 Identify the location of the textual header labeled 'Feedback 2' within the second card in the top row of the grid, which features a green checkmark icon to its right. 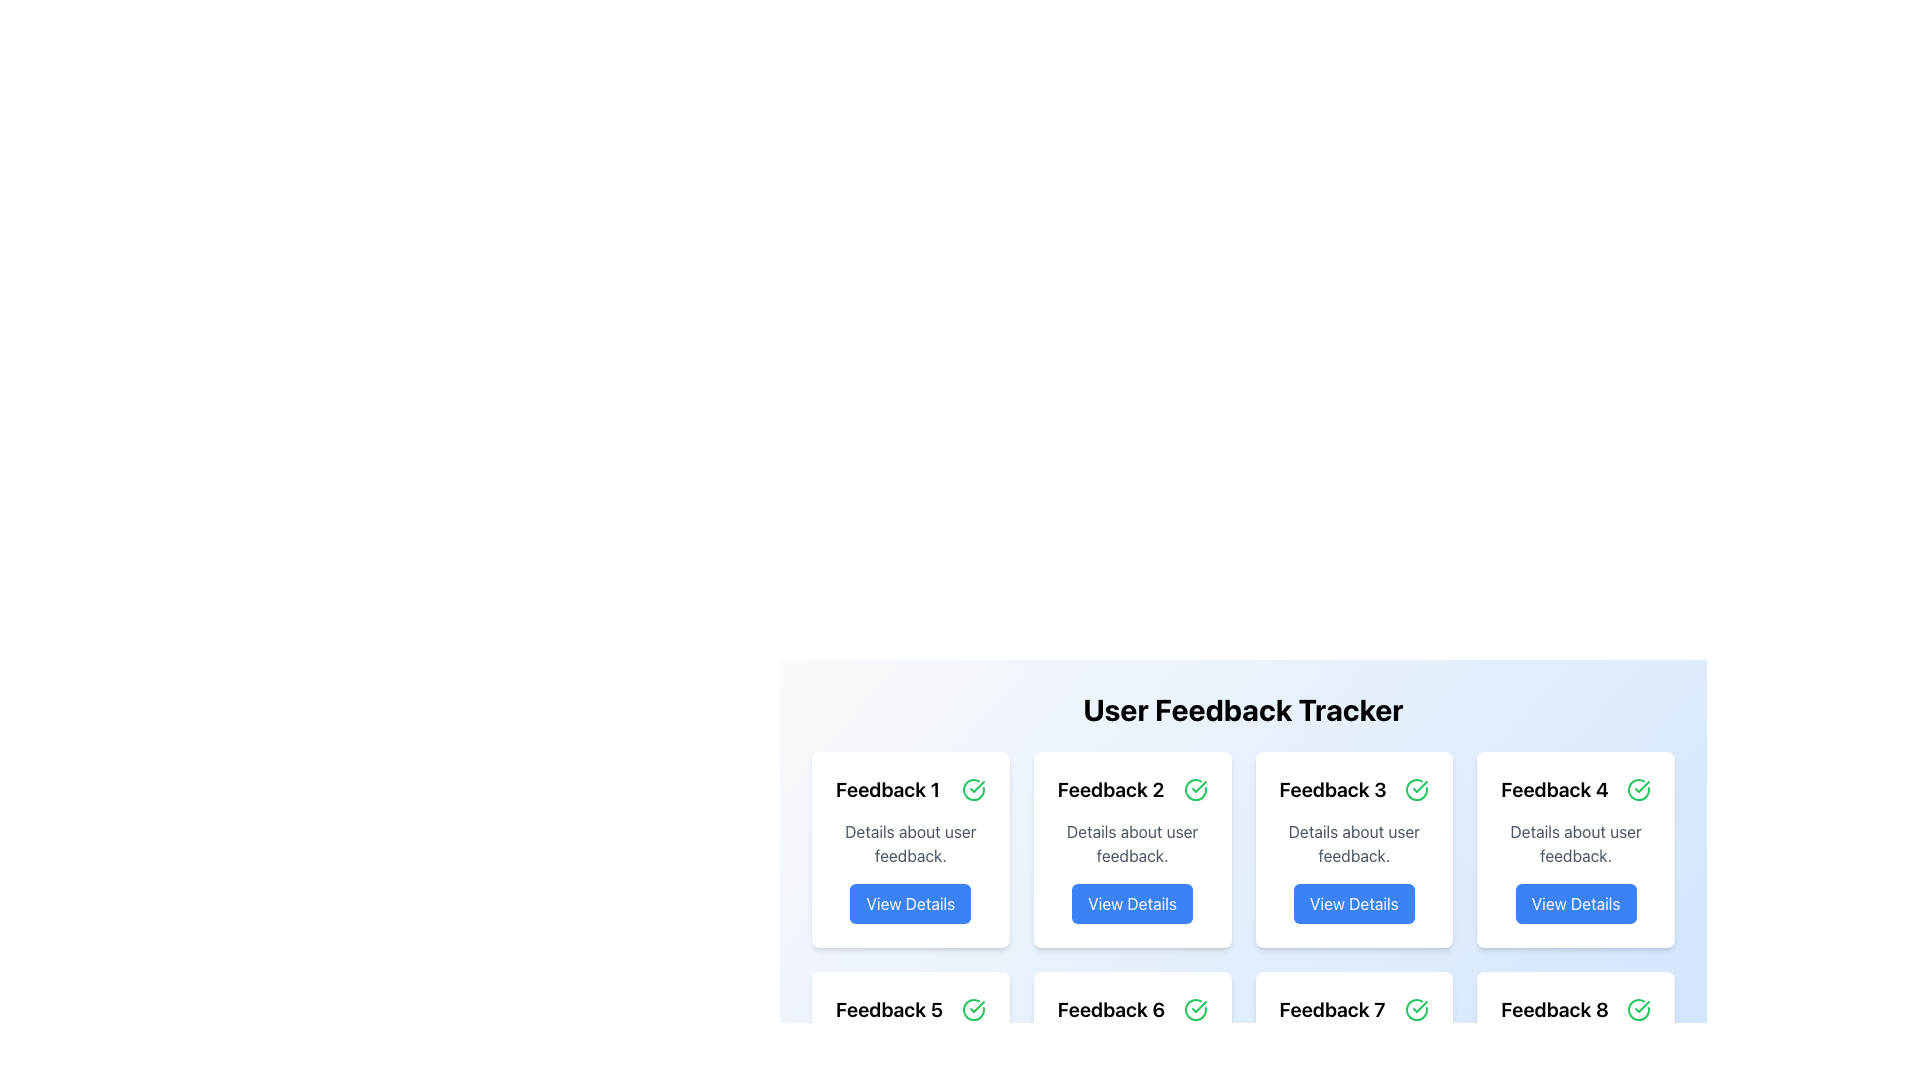
(1132, 789).